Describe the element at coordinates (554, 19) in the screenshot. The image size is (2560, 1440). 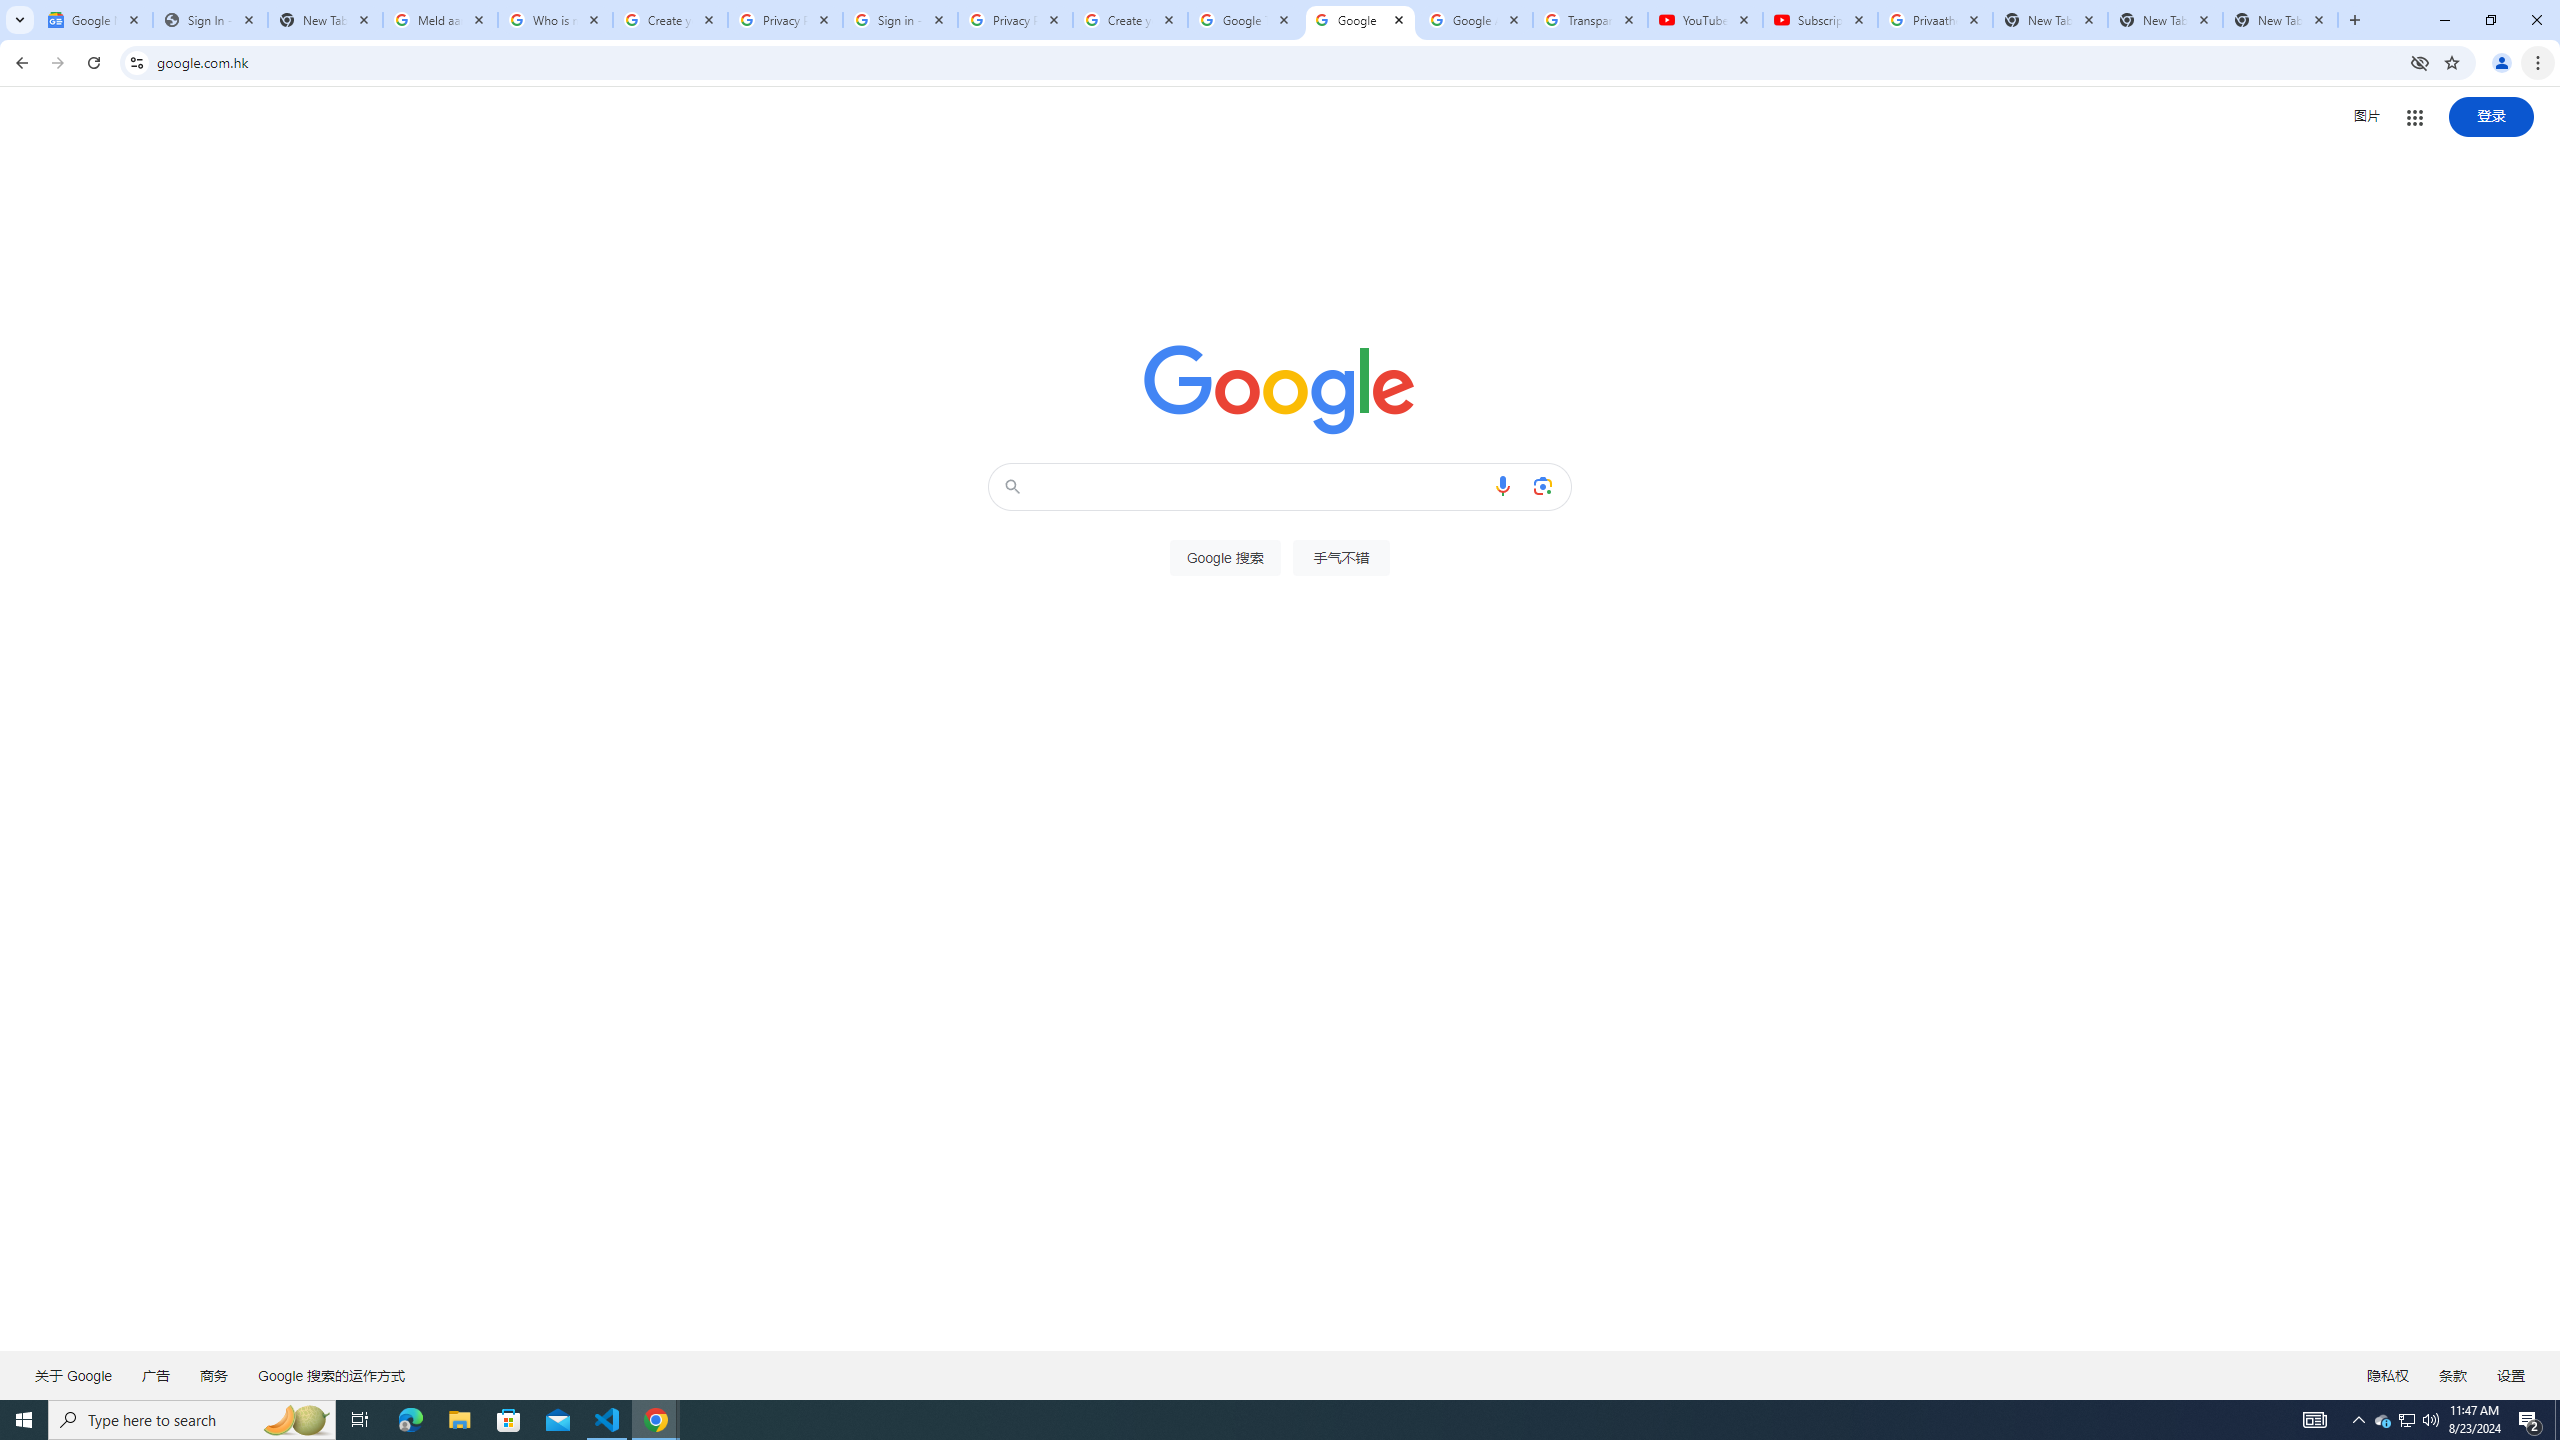
I see `'Who is my administrator? - Google Account Help'` at that location.